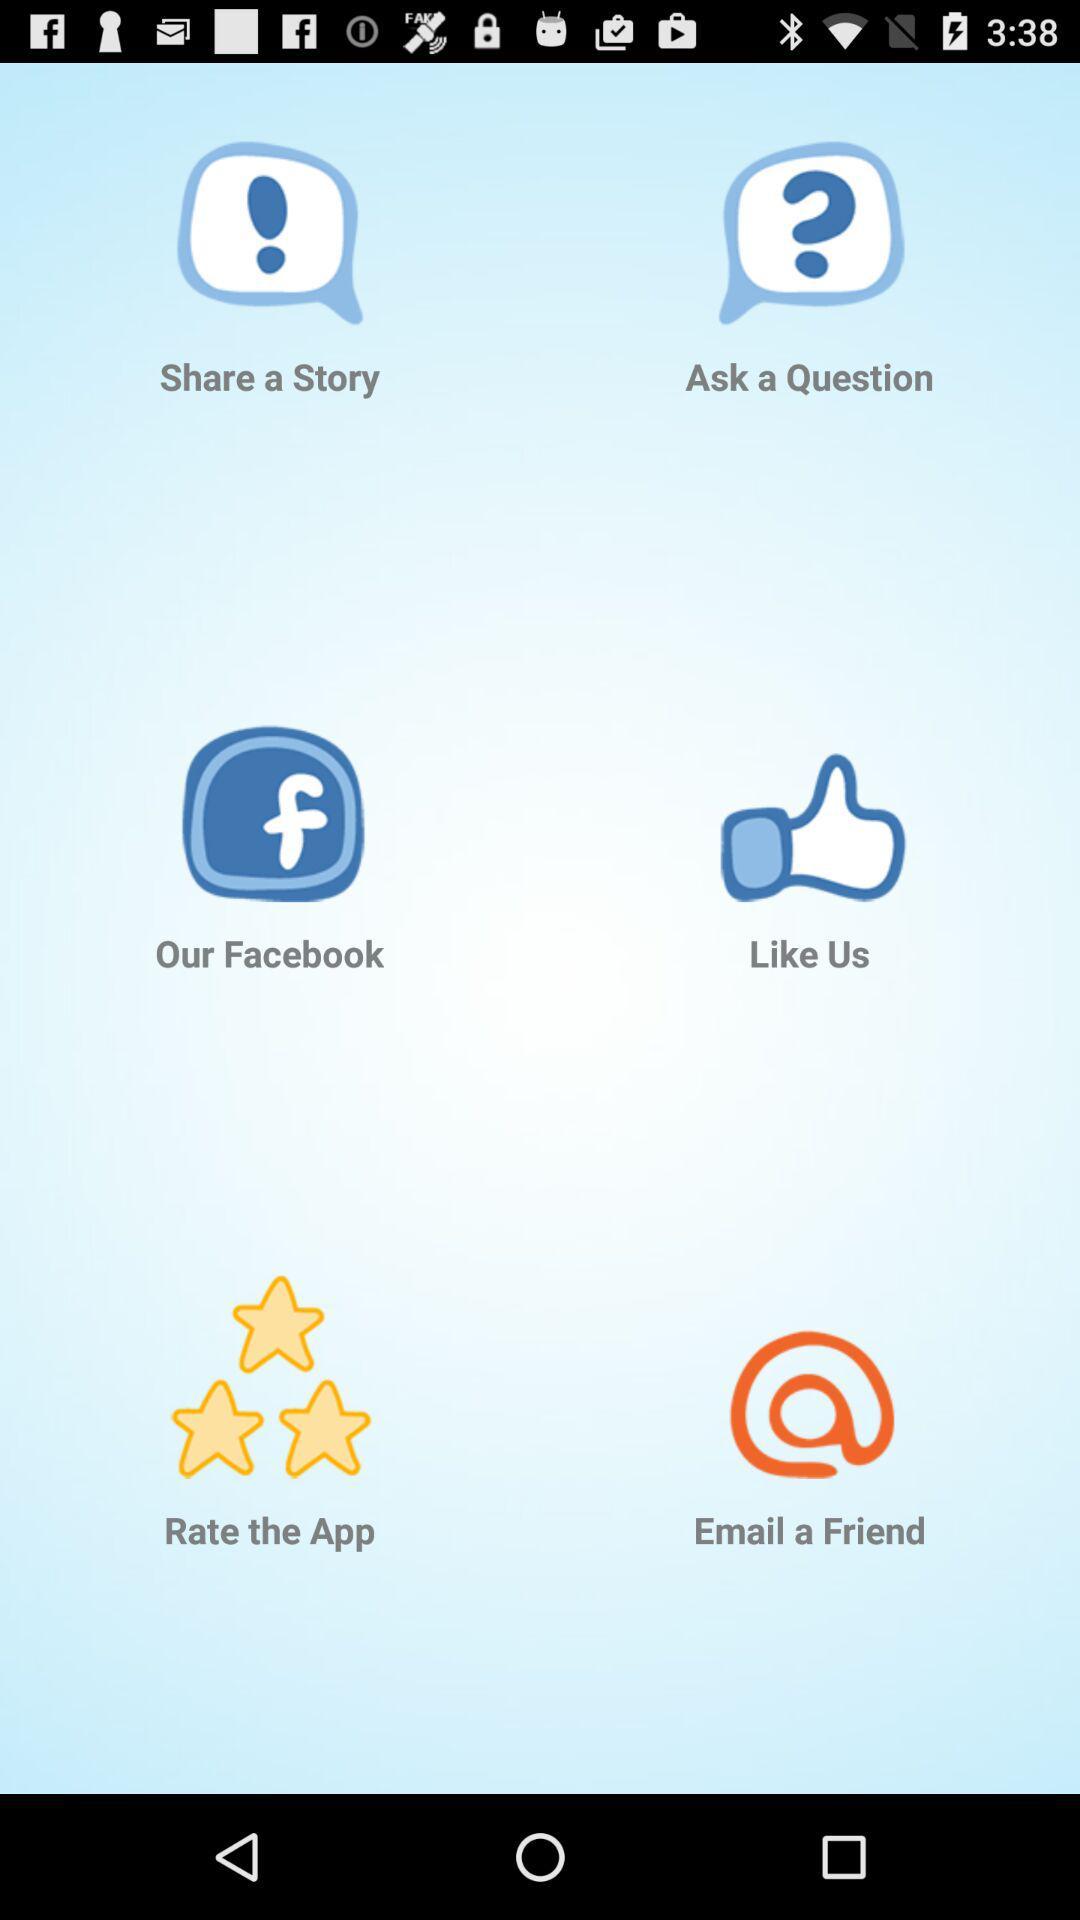  What do you see at coordinates (270, 1348) in the screenshot?
I see `rate the app ion` at bounding box center [270, 1348].